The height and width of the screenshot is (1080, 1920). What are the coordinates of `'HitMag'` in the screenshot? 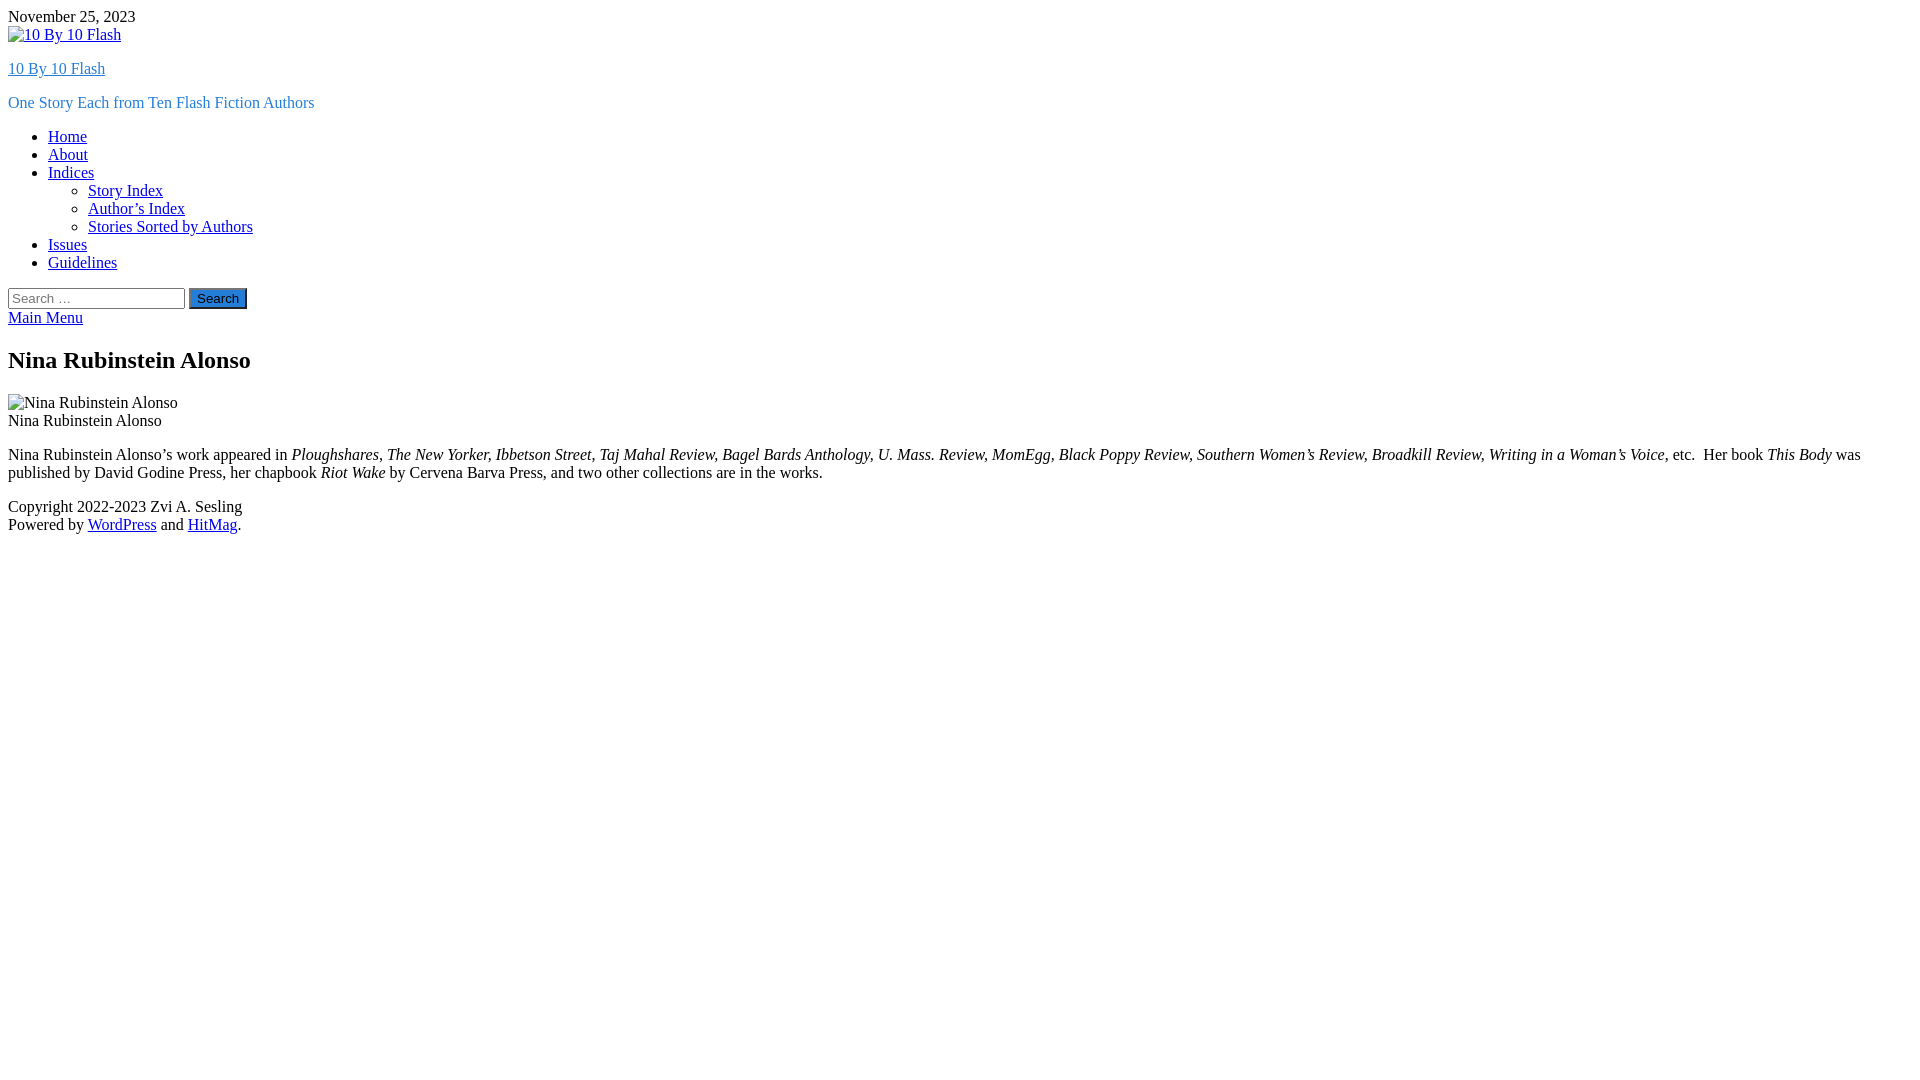 It's located at (212, 523).